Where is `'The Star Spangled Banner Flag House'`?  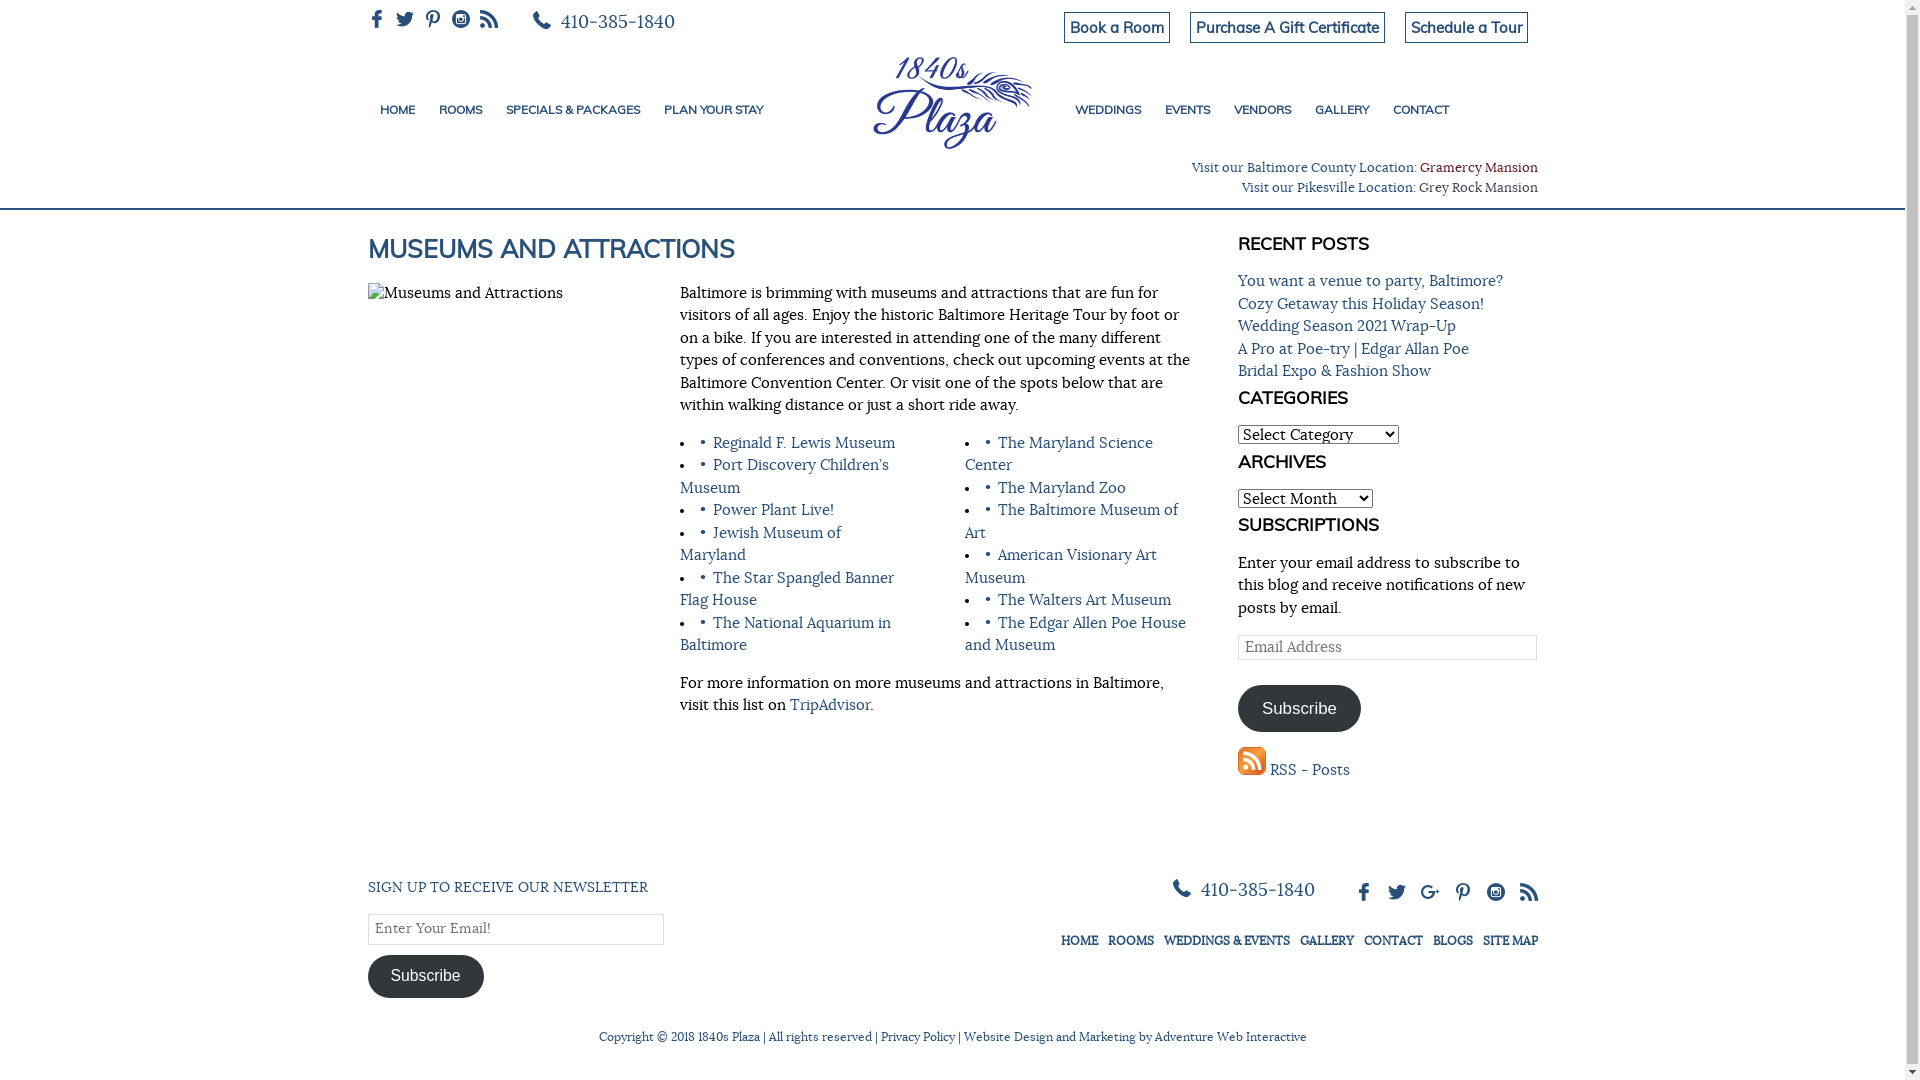 'The Star Spangled Banner Flag House' is located at coordinates (786, 588).